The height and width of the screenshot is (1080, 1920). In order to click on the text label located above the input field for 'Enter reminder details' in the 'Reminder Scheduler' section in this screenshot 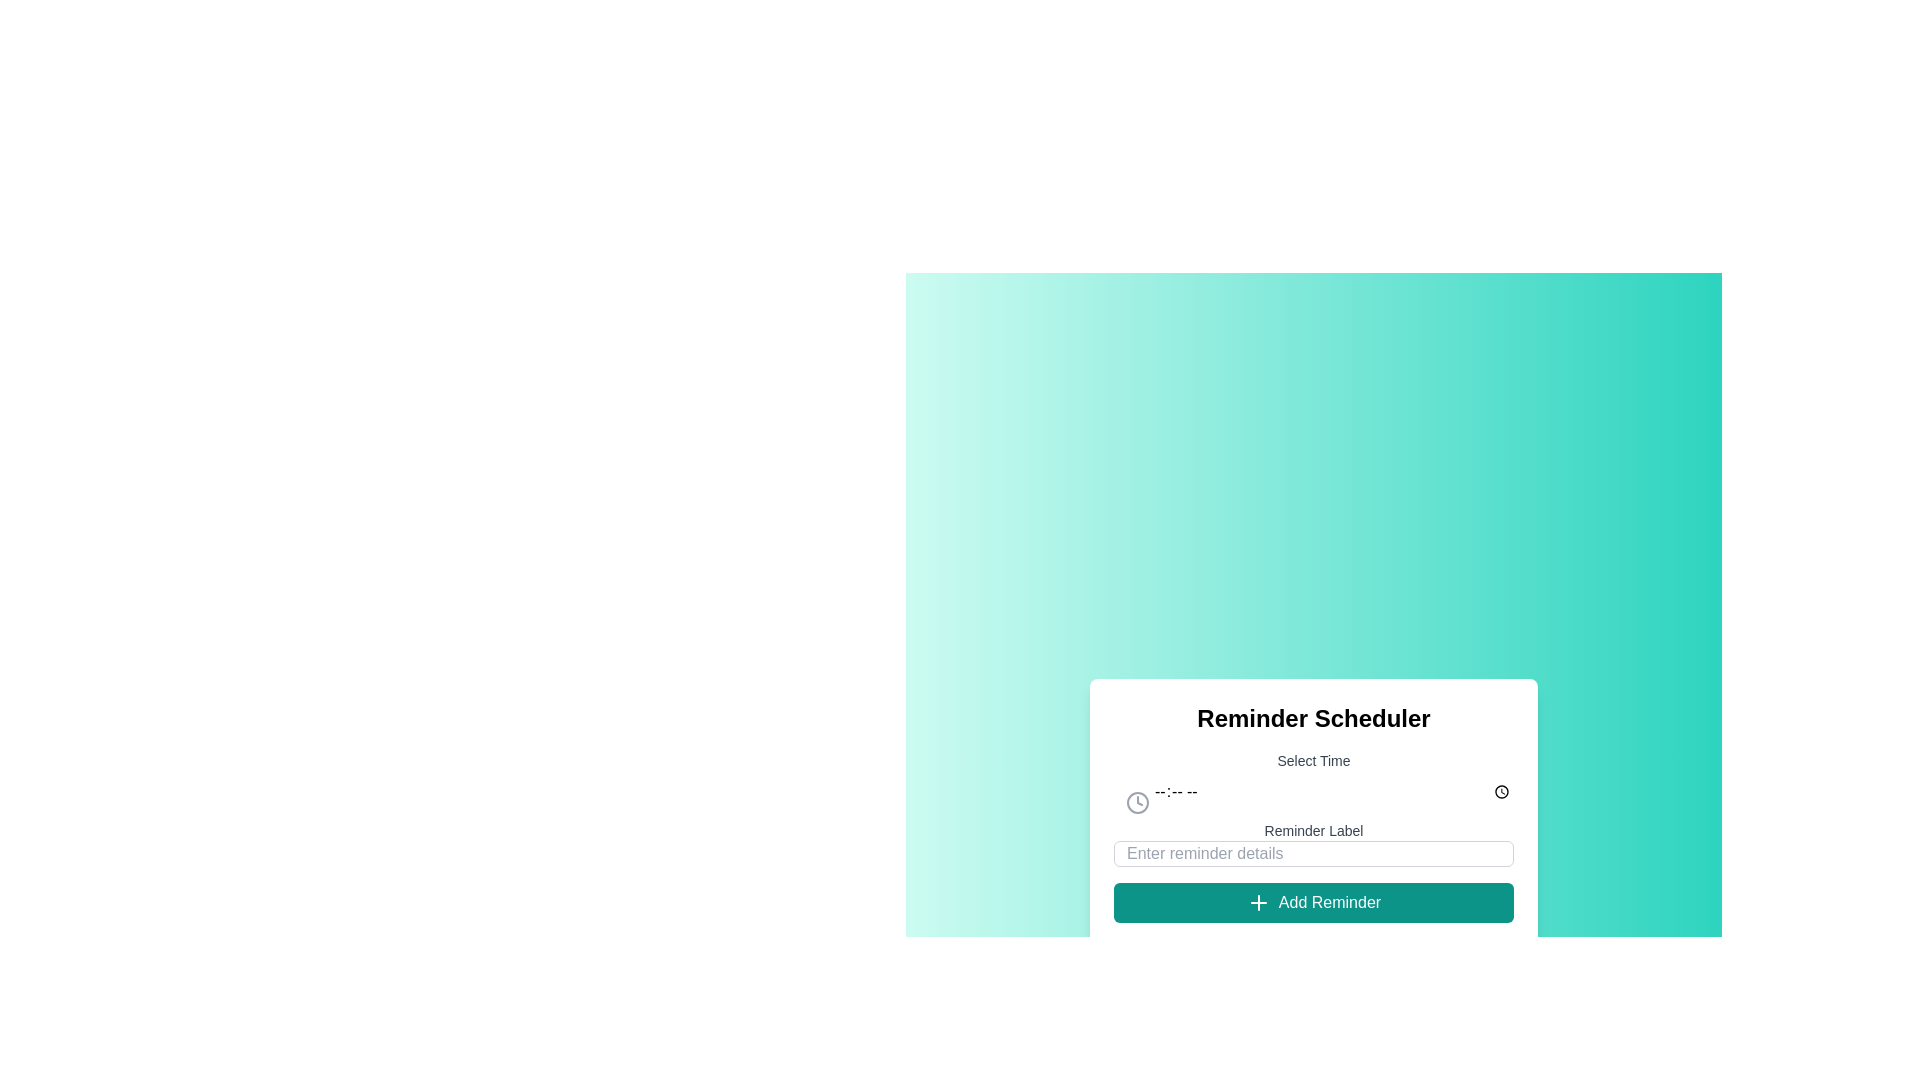, I will do `click(1314, 830)`.